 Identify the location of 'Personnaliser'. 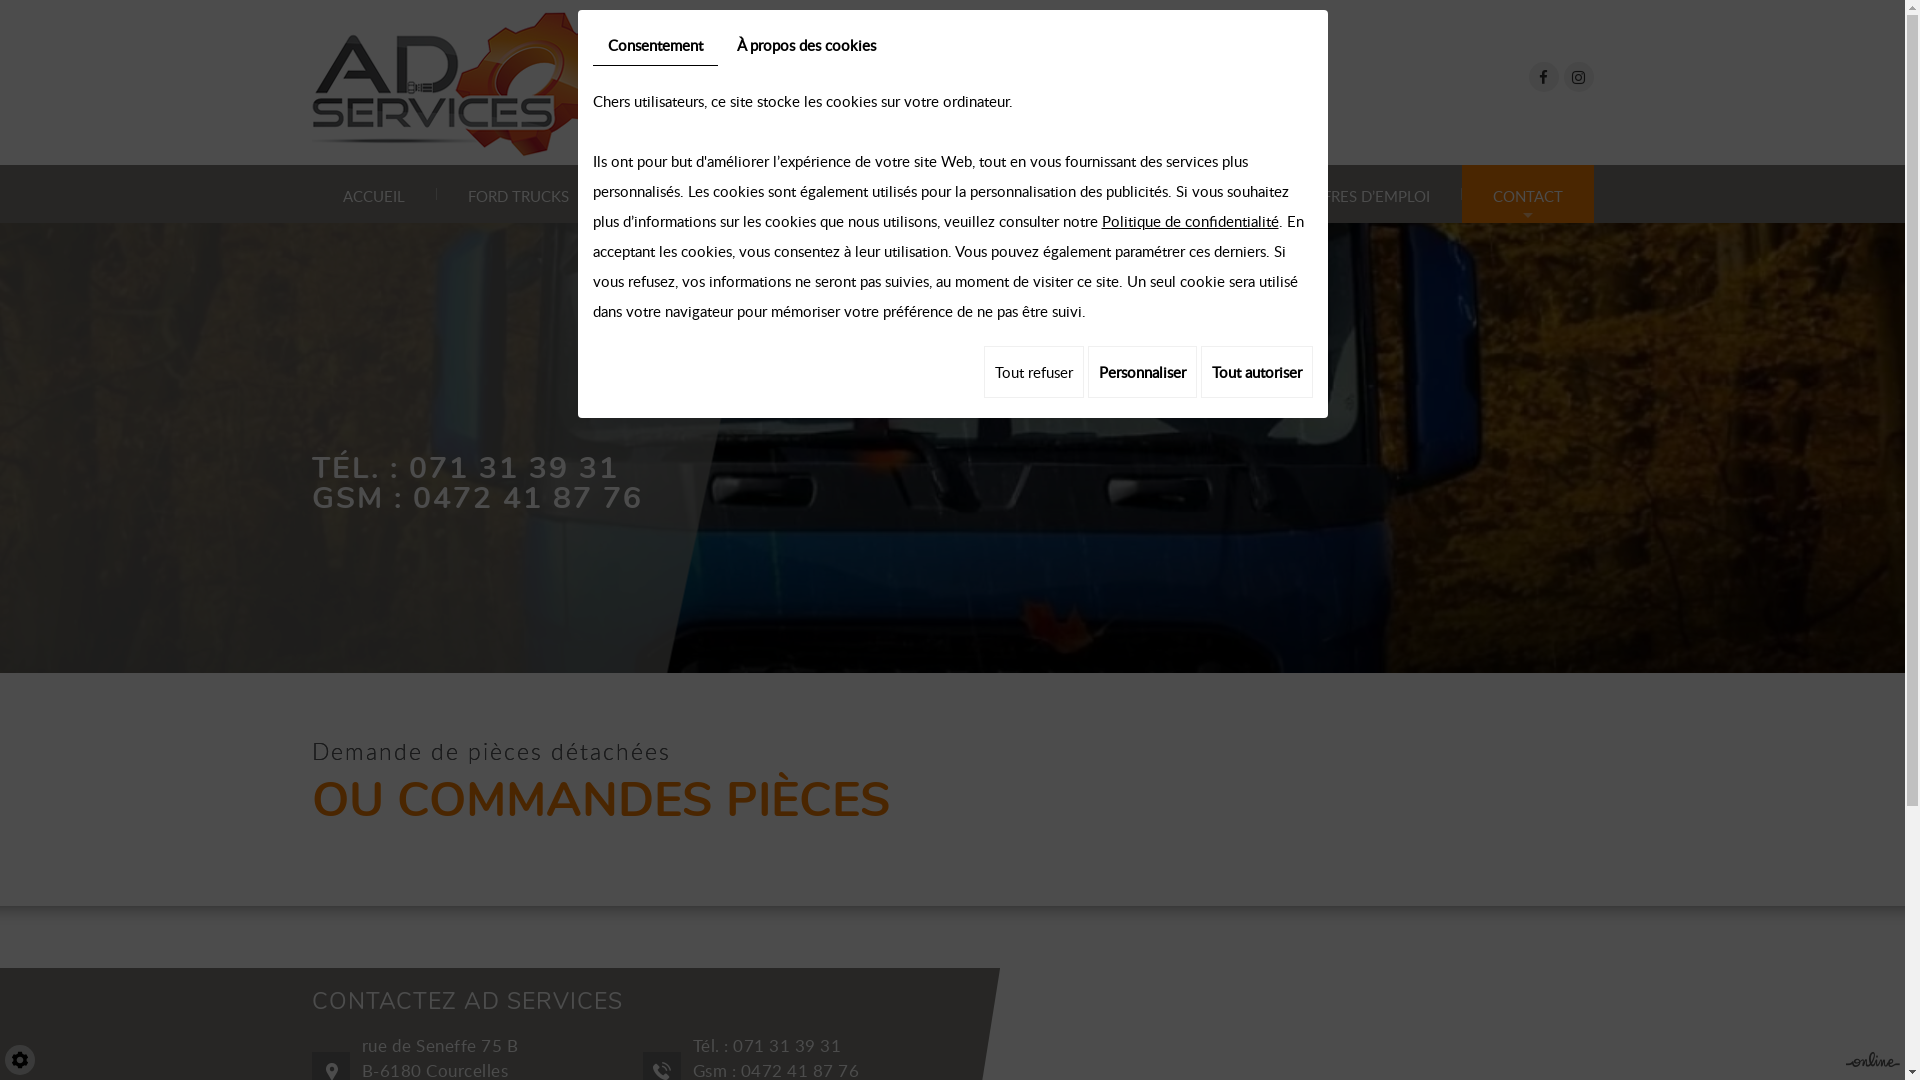
(1142, 371).